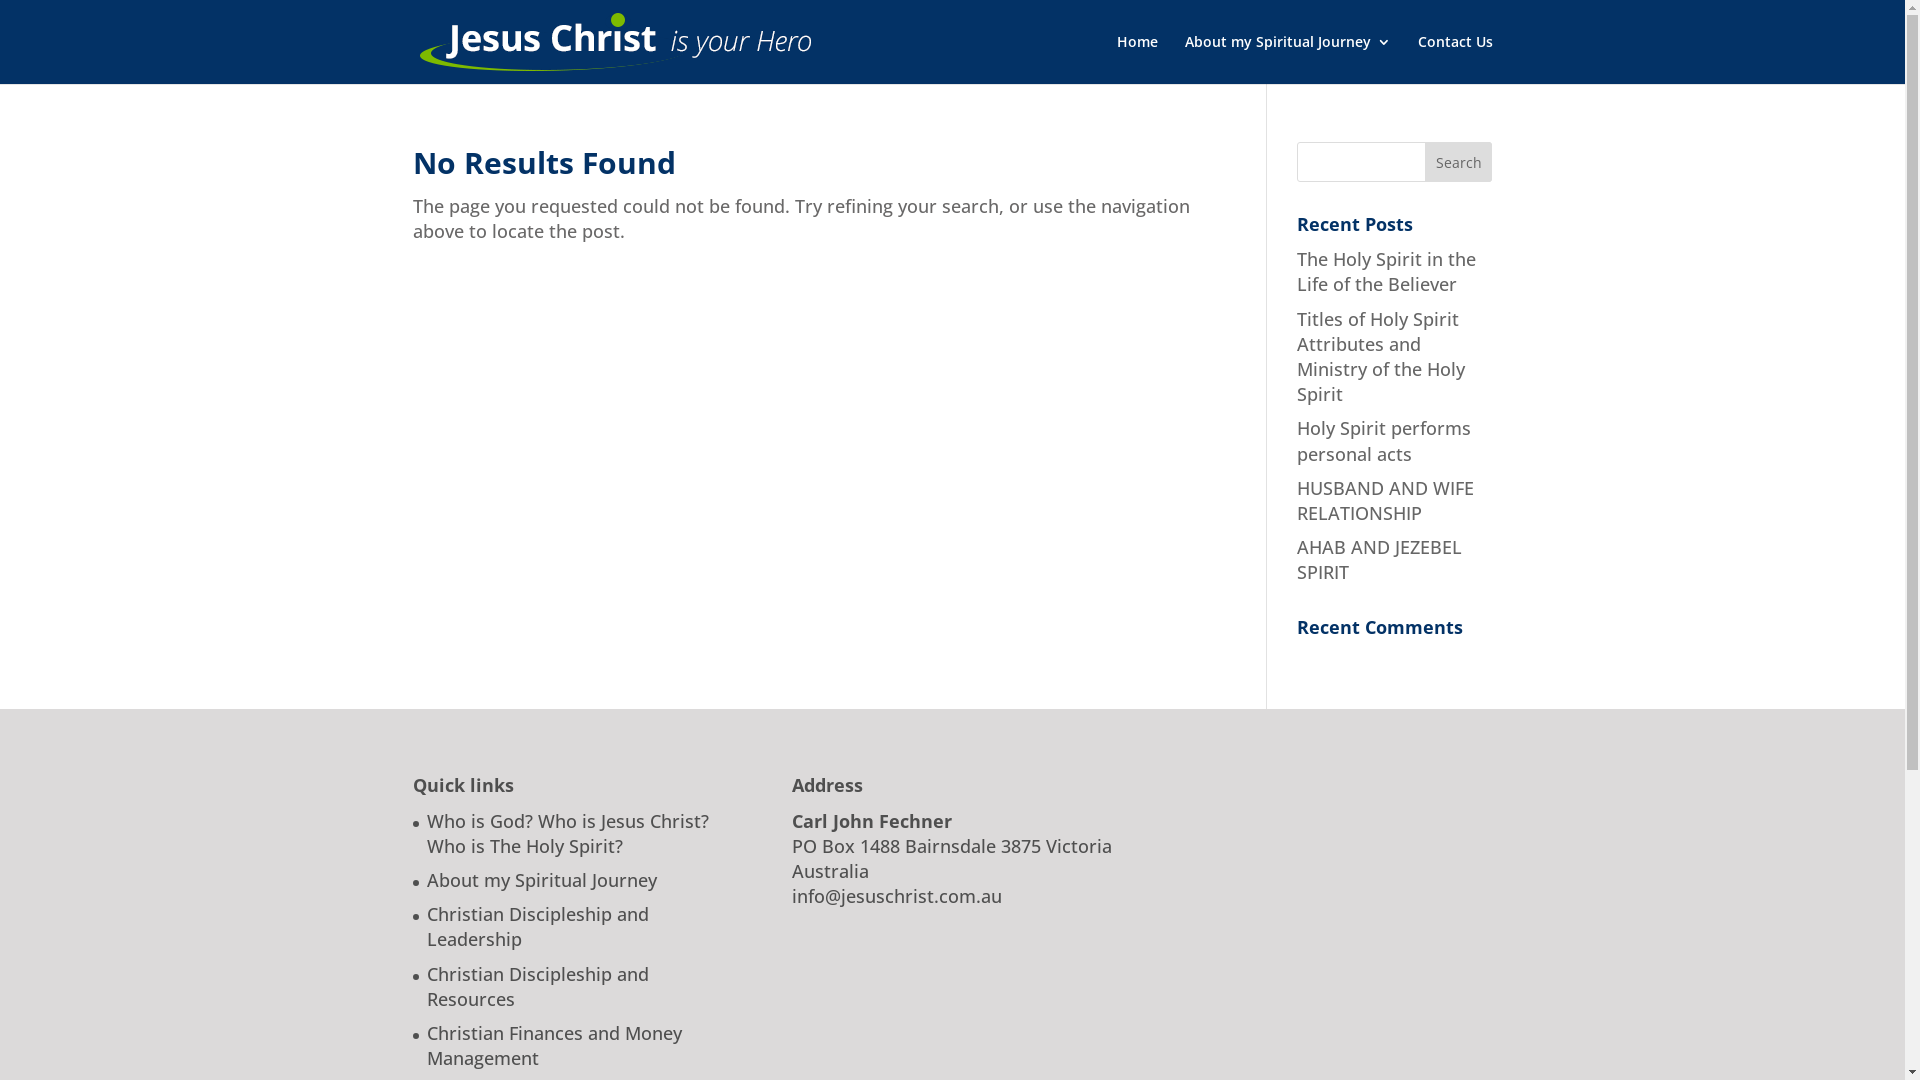 This screenshot has width=1920, height=1080. I want to click on 'Who is God? Who is Jesus Christ? Who is The Holy Spirit?', so click(565, 833).